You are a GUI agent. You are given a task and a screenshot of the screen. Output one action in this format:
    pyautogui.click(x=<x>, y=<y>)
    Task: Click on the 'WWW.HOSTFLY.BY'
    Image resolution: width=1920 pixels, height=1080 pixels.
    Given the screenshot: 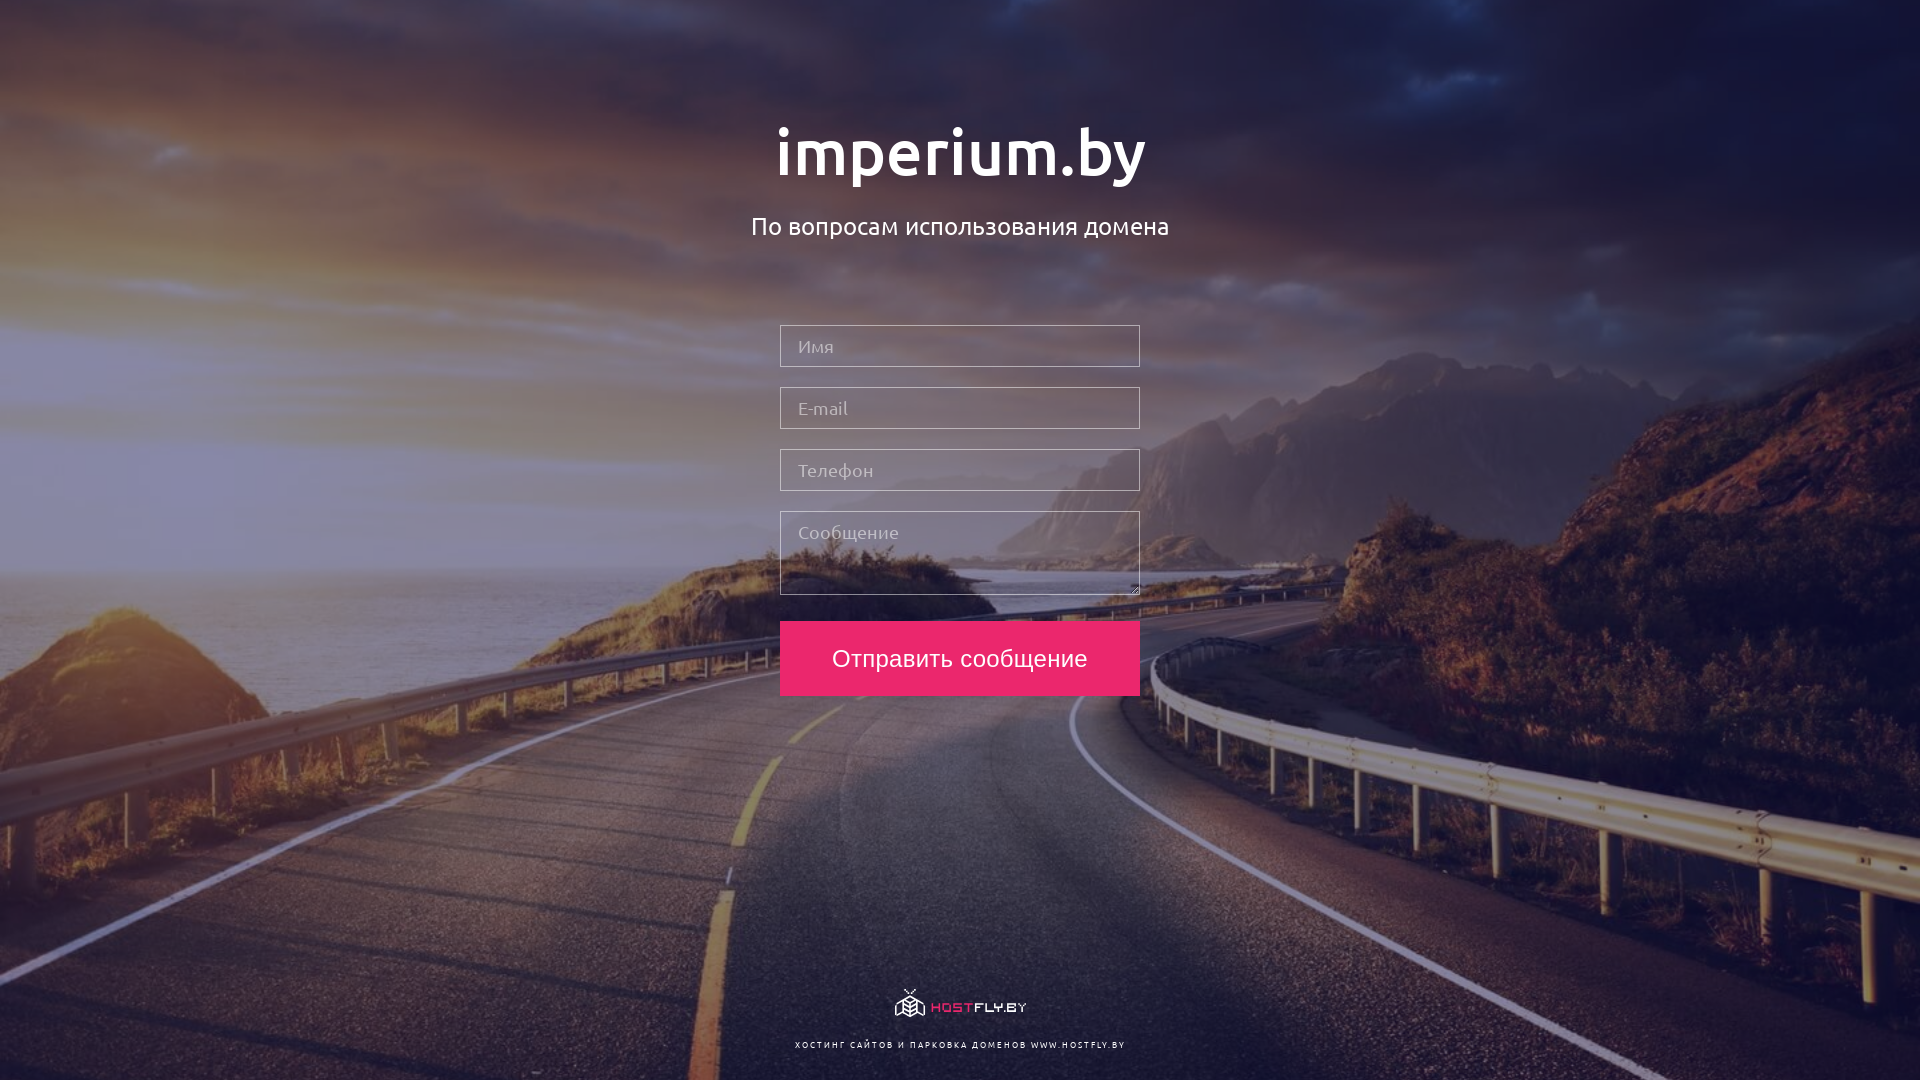 What is the action you would take?
    pyautogui.click(x=1076, y=1043)
    